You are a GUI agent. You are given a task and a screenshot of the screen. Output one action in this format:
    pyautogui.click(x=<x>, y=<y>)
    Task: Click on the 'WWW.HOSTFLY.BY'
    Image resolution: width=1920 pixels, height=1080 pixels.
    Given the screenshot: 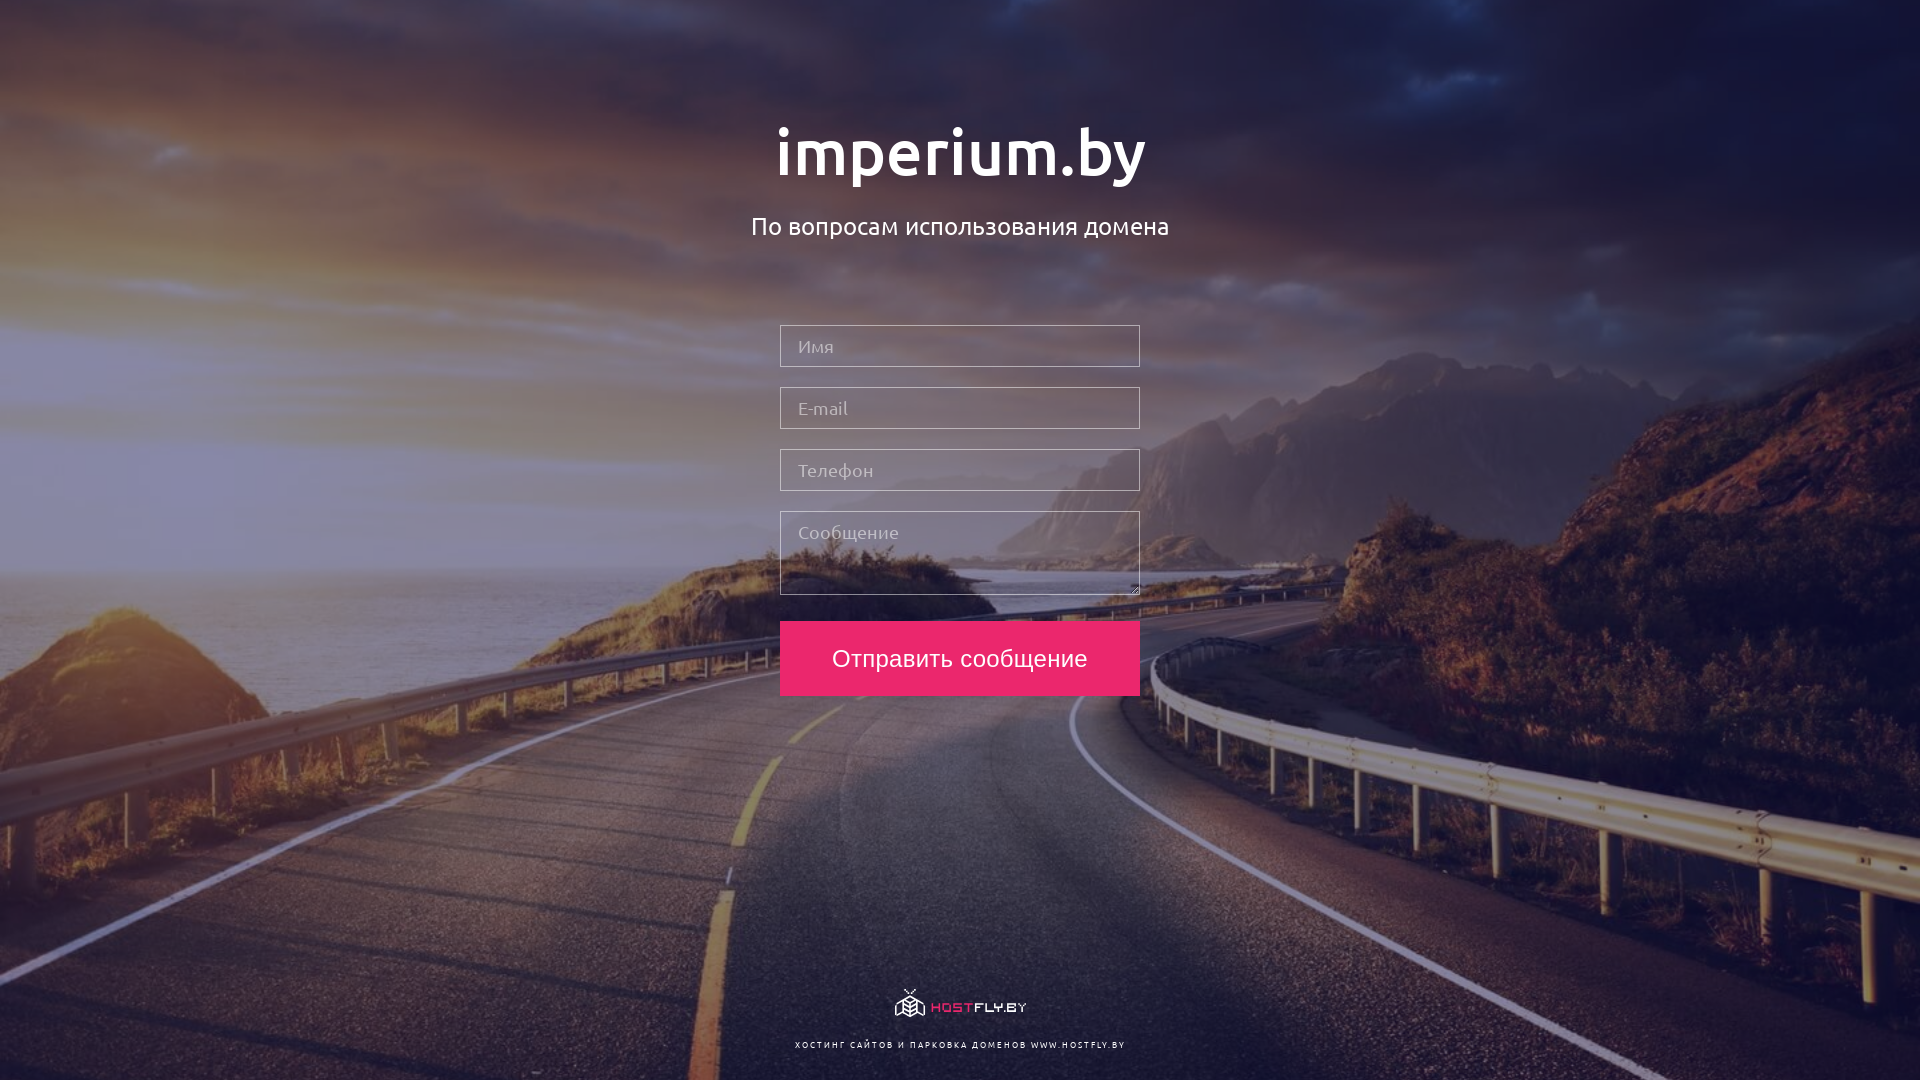 What is the action you would take?
    pyautogui.click(x=1076, y=1043)
    